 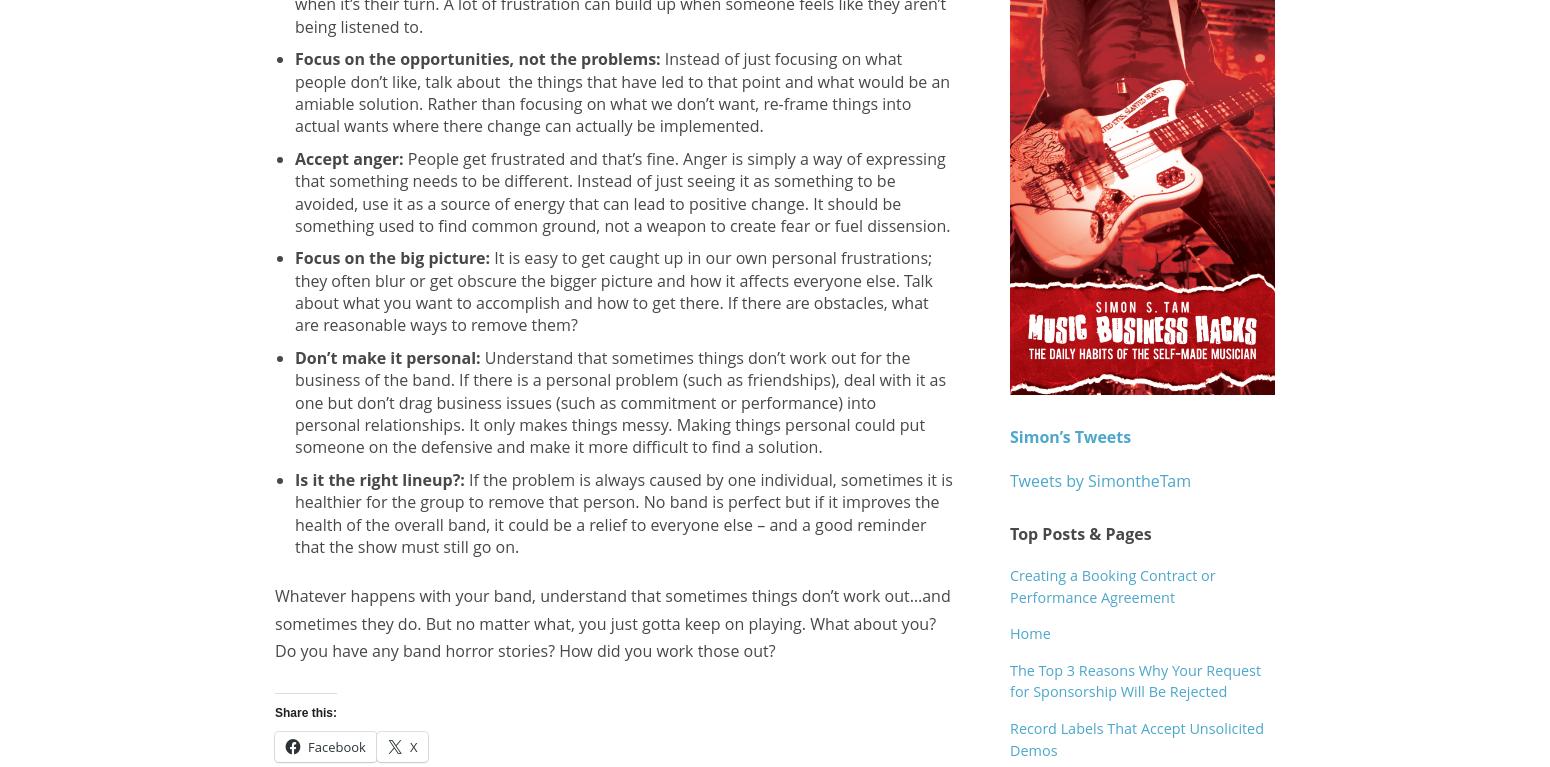 I want to click on 'Simon’s Tweets', so click(x=1009, y=436).